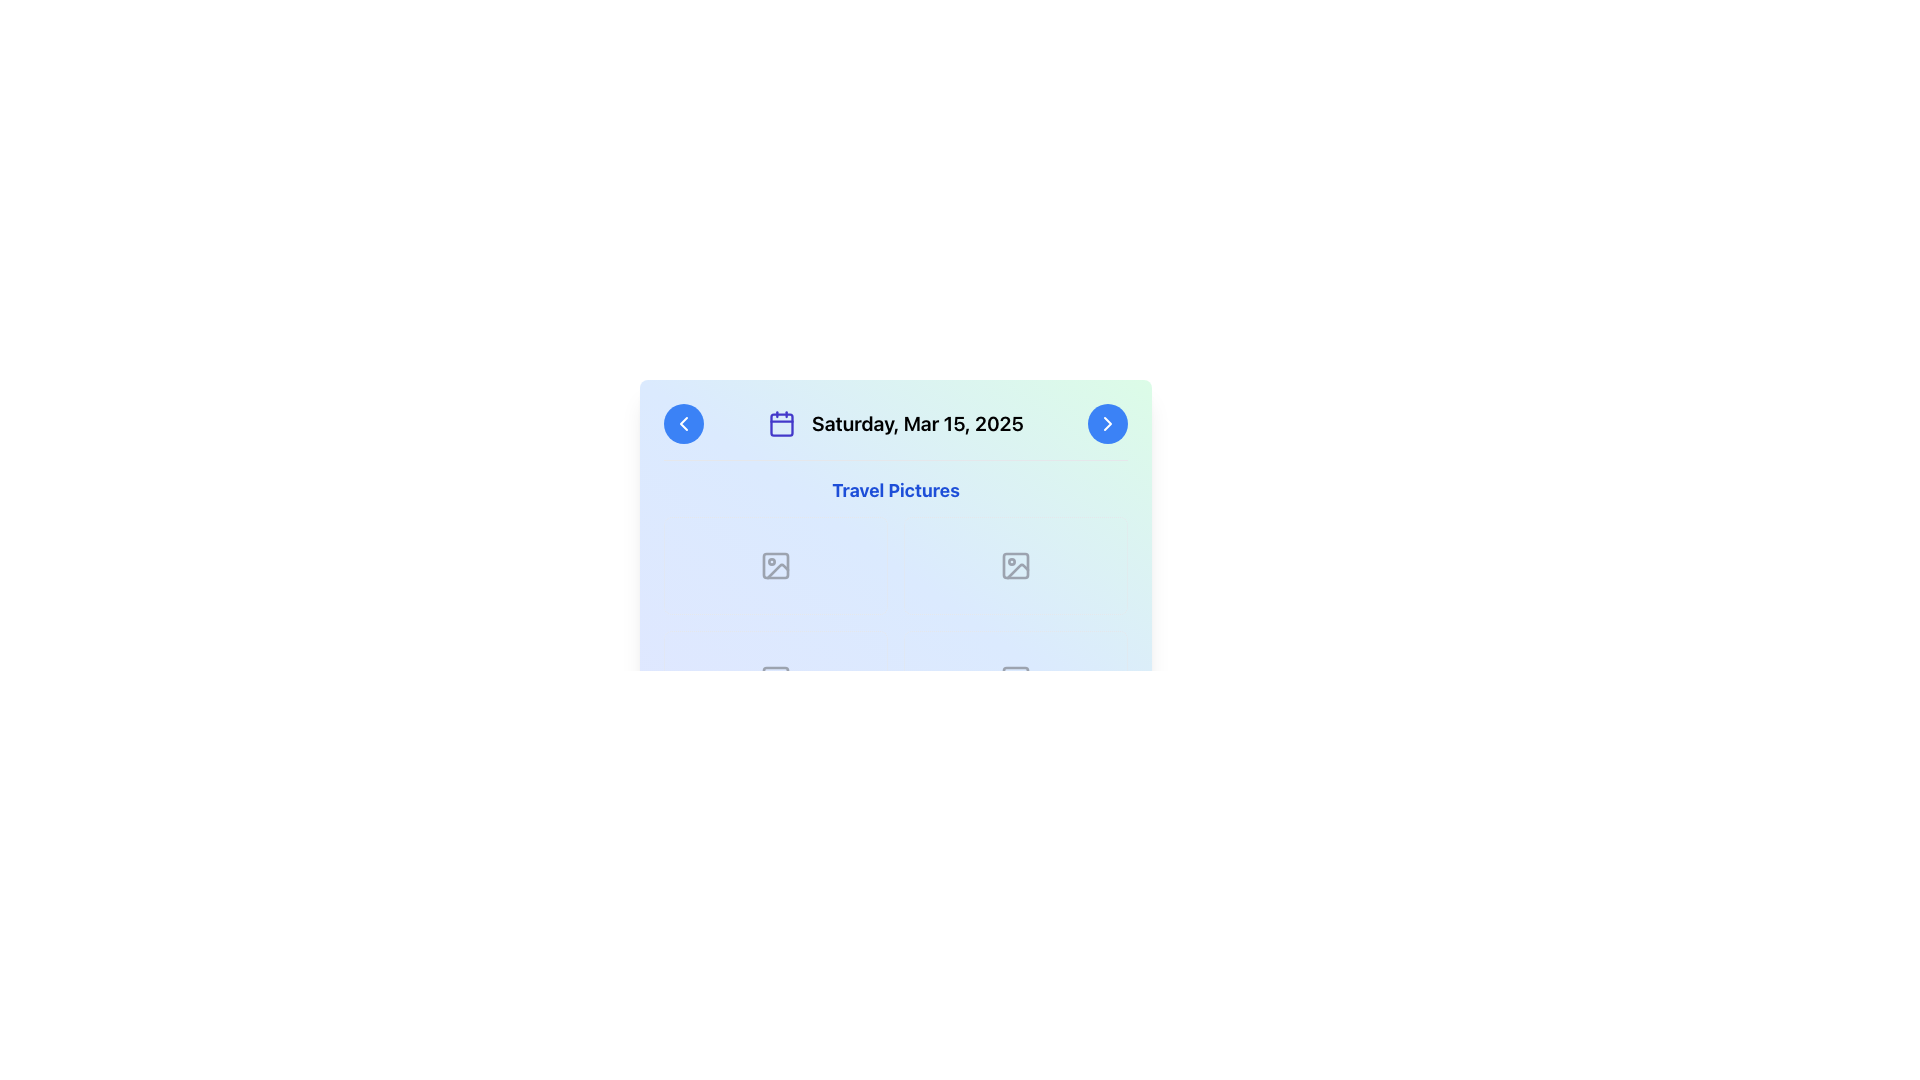 The width and height of the screenshot is (1920, 1080). Describe the element at coordinates (916, 423) in the screenshot. I see `the Text Label displaying the date, which is located above the 'Travel Pictures' section and to the right of the calendar icon` at that location.